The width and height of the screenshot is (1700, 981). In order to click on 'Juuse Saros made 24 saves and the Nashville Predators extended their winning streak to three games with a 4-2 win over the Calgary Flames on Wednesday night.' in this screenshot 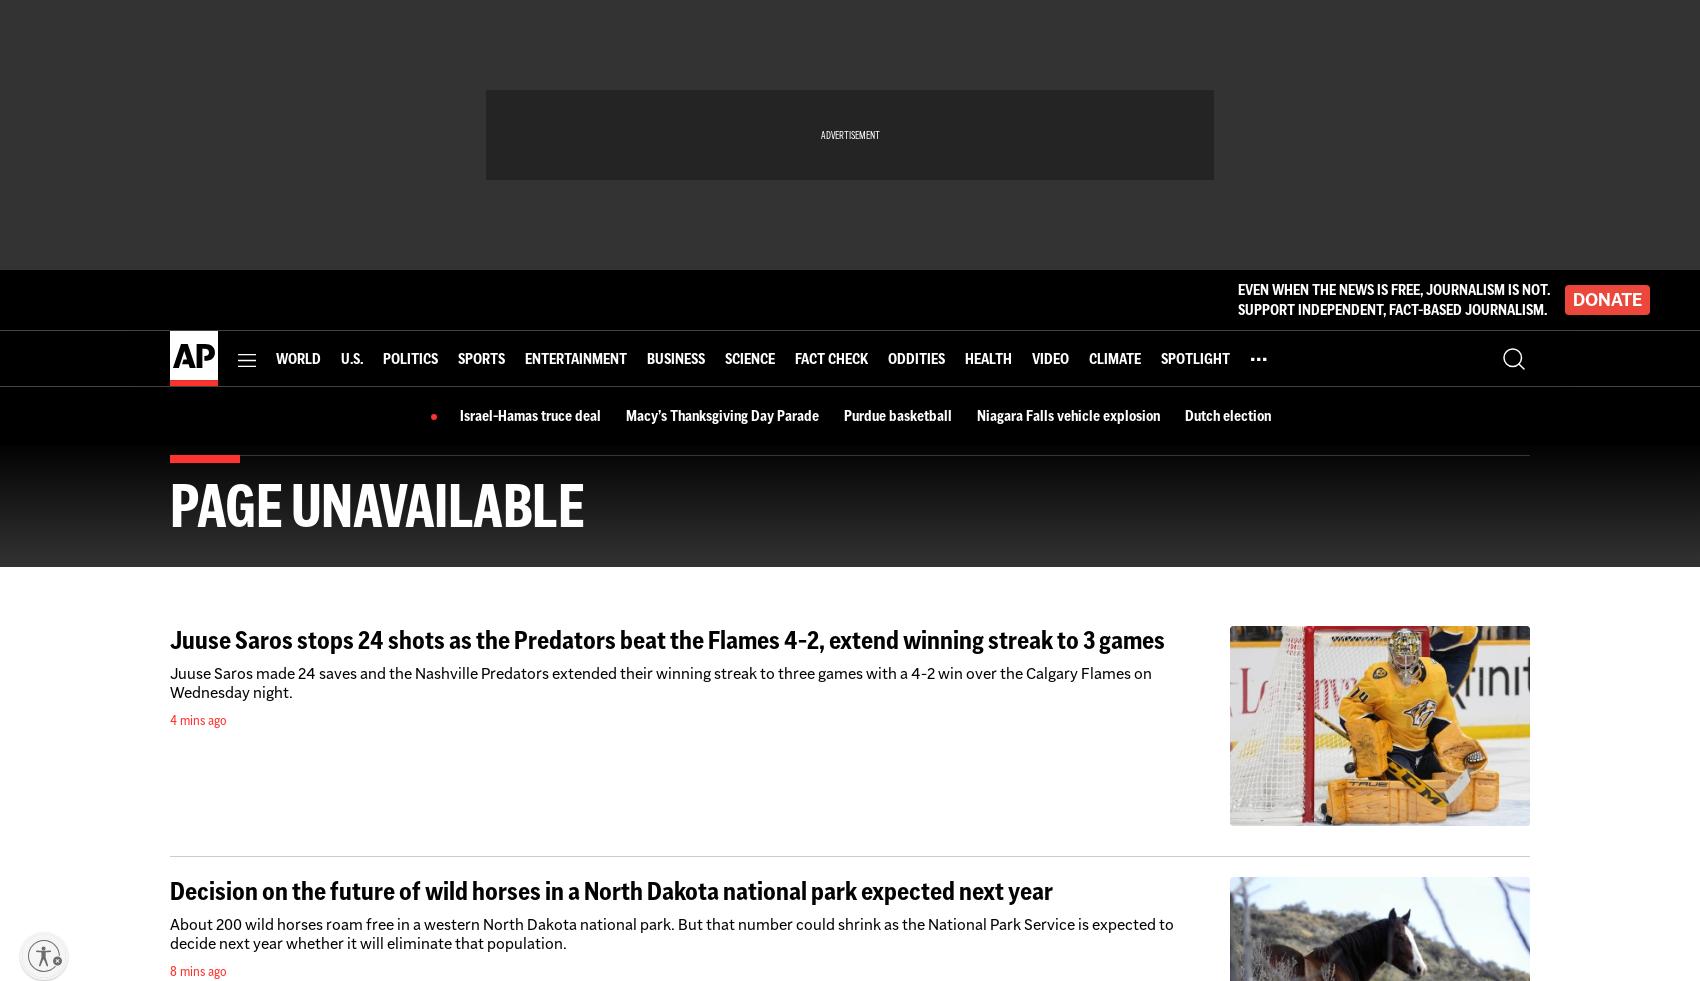, I will do `click(660, 682)`.